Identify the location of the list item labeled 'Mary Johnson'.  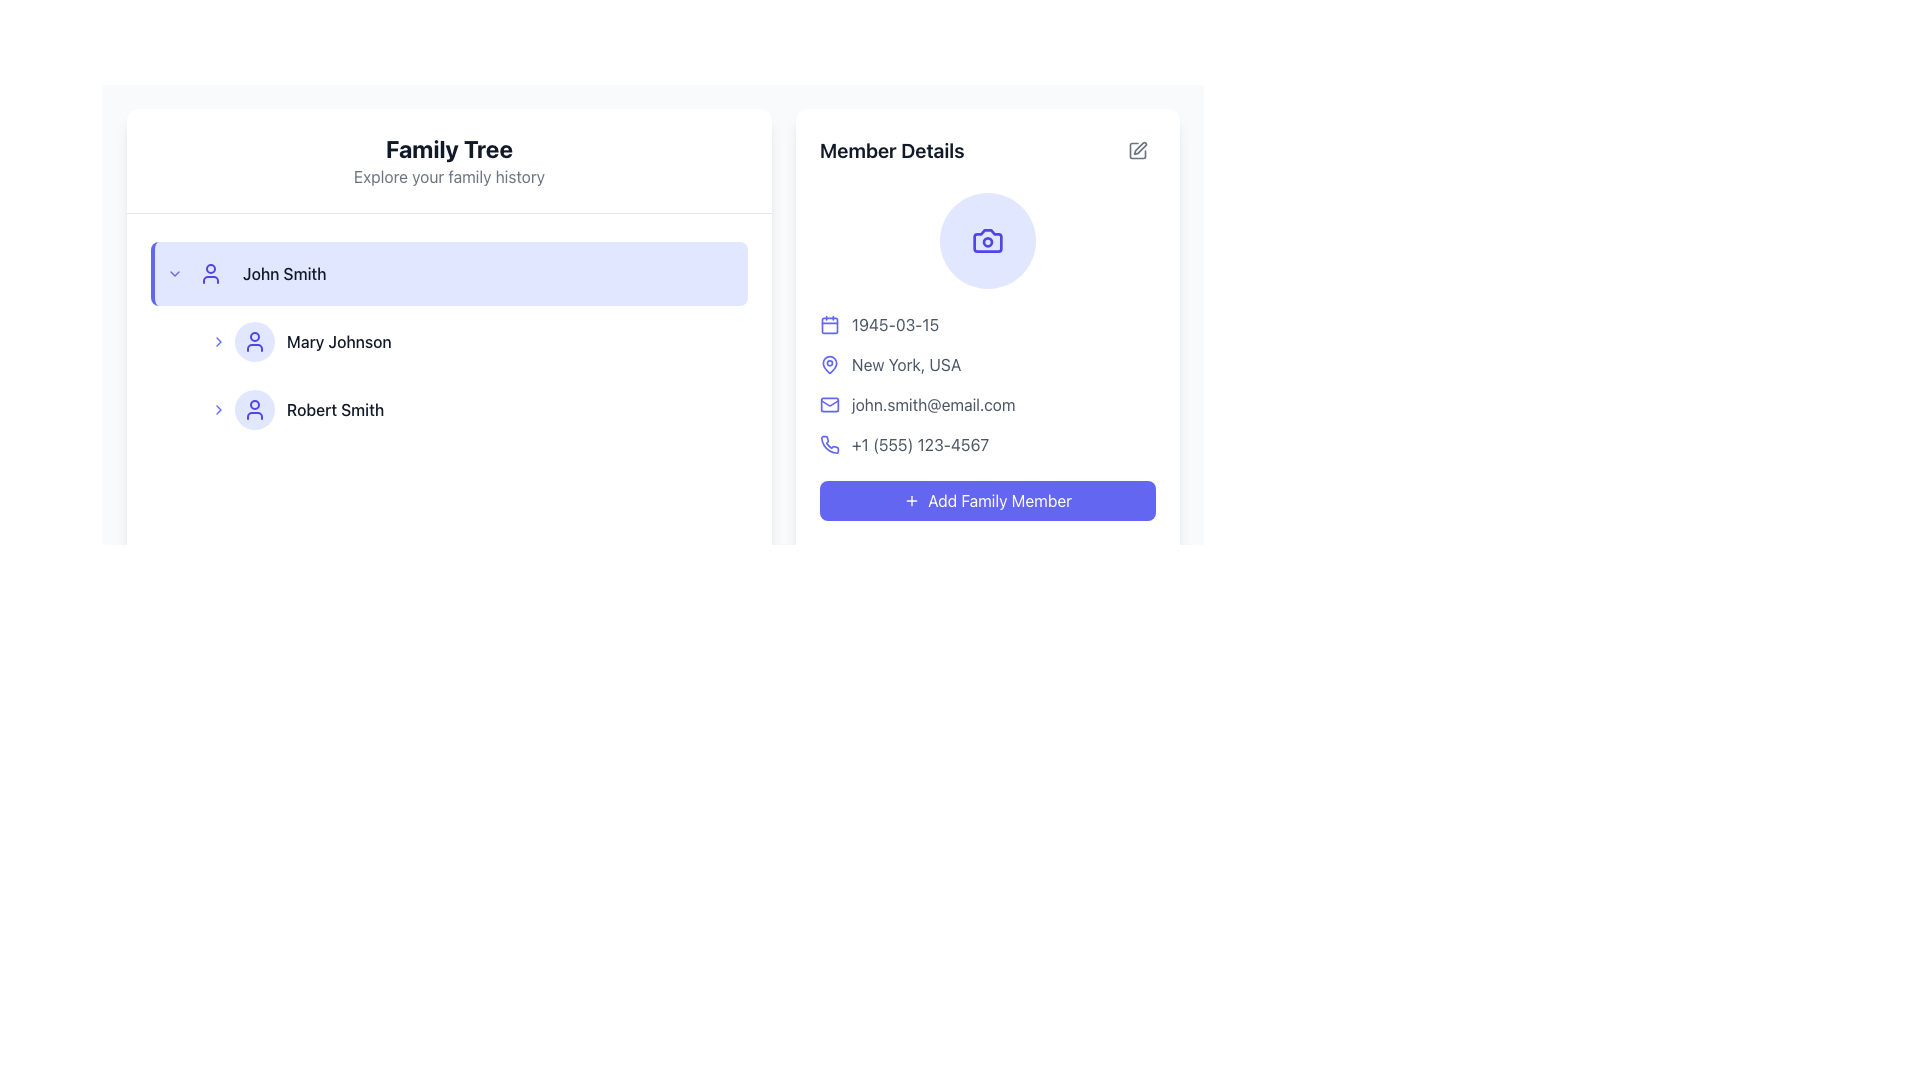
(472, 341).